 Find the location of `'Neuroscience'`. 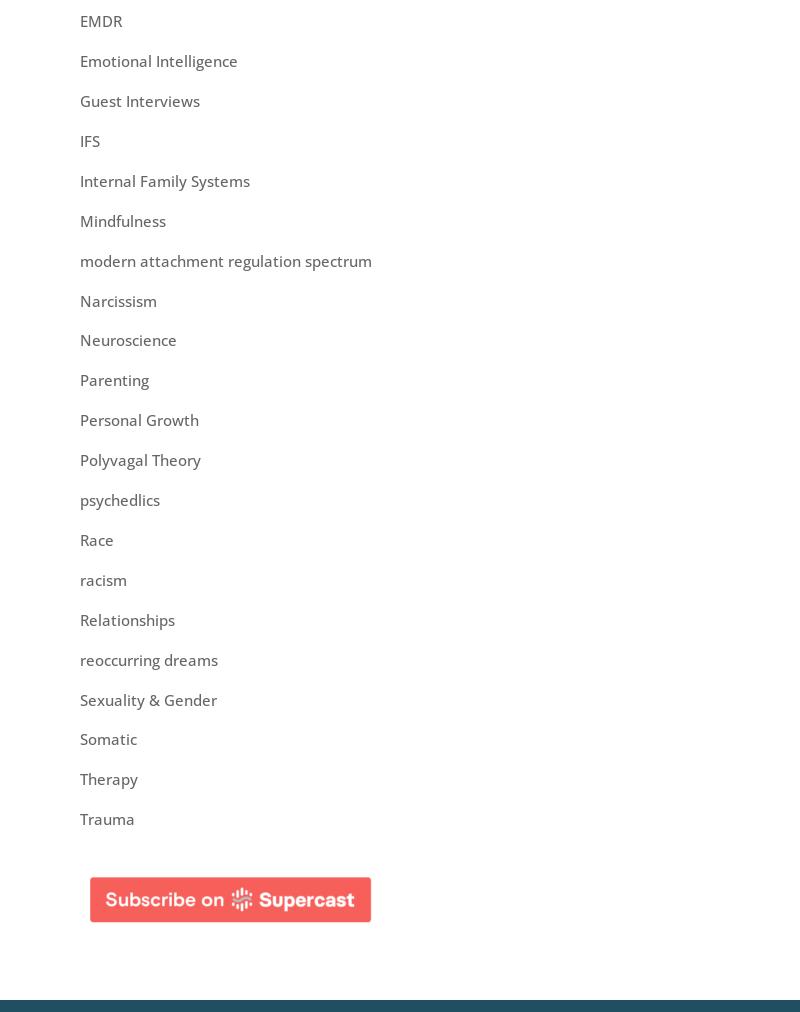

'Neuroscience' is located at coordinates (127, 339).